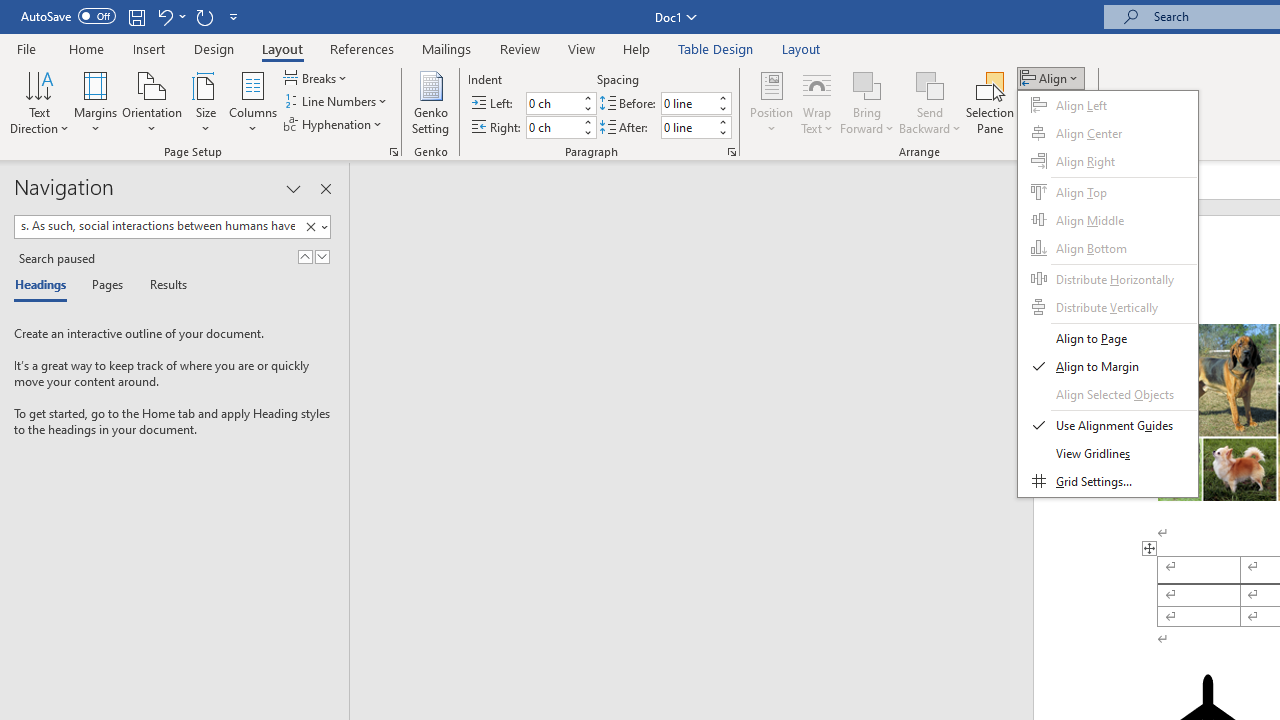 Image resolution: width=1280 pixels, height=720 pixels. I want to click on 'Page Setup...', so click(394, 150).